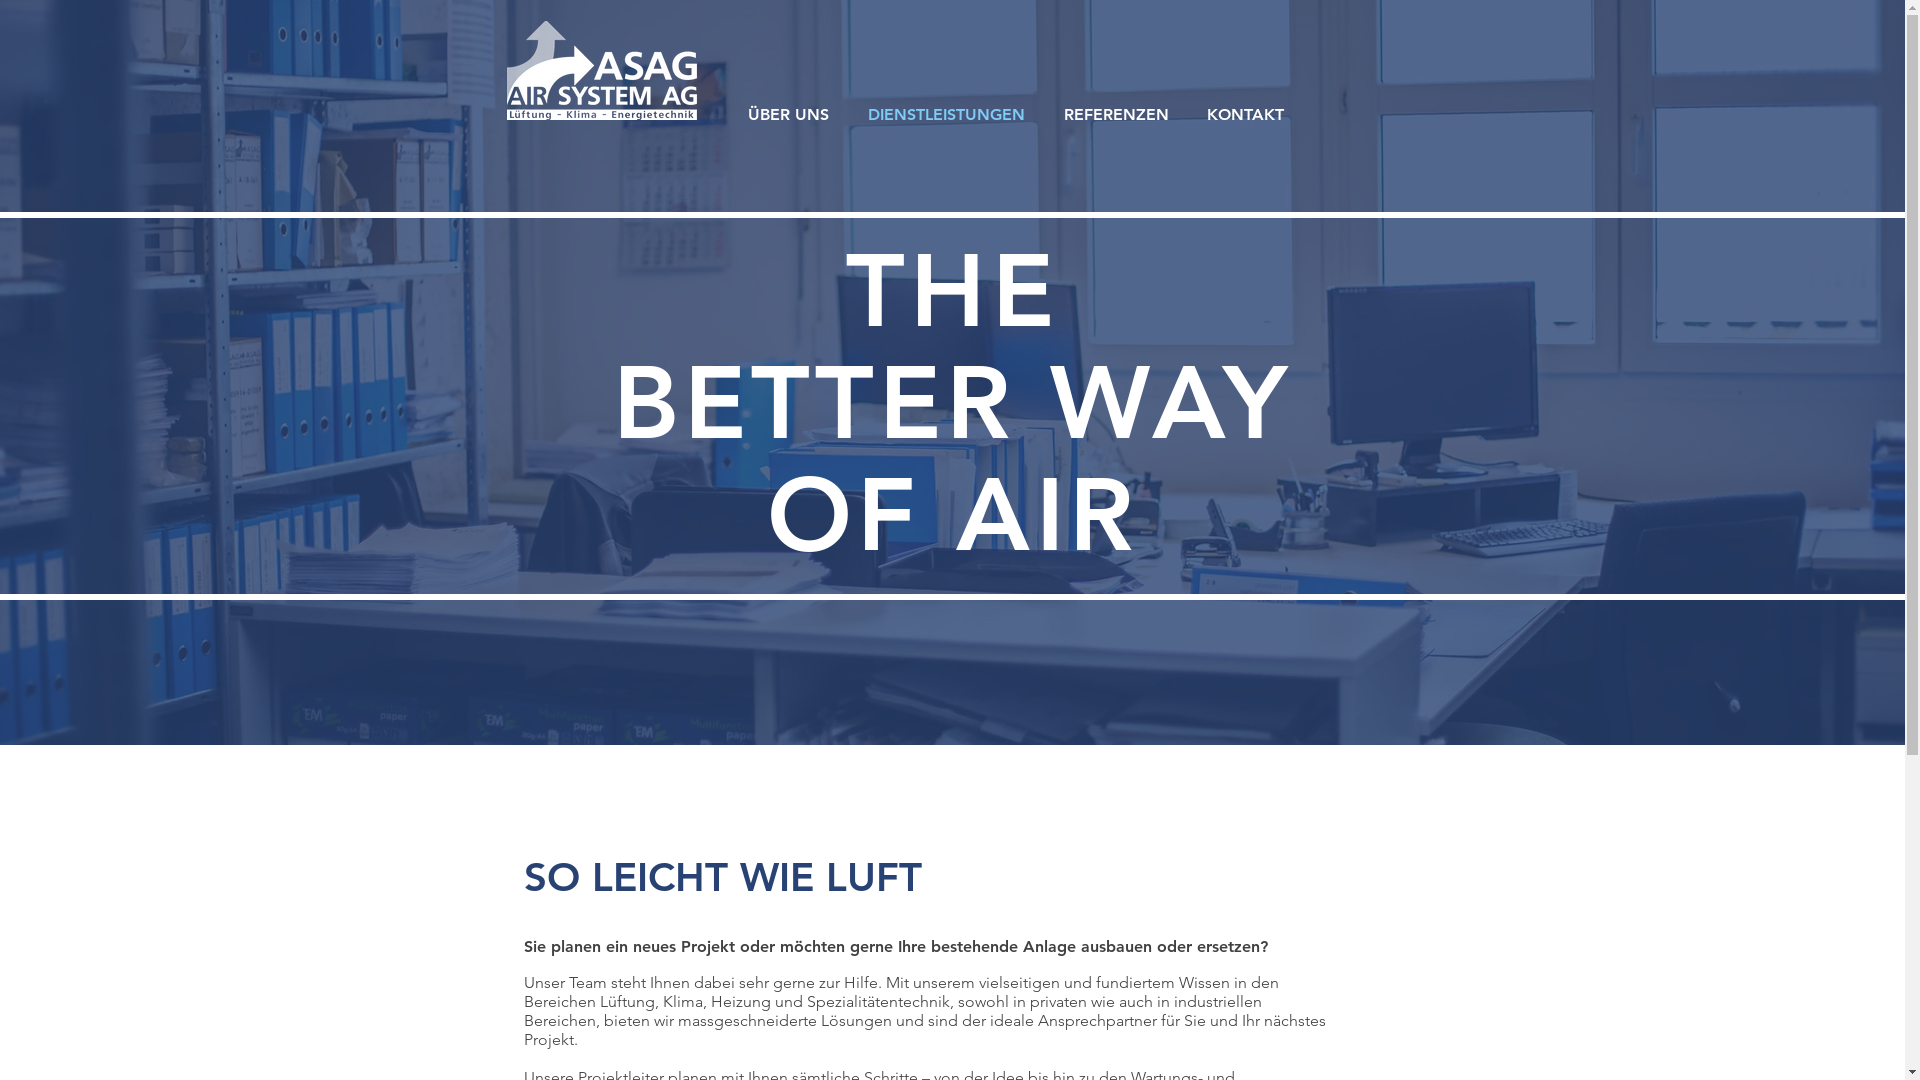 The width and height of the screenshot is (1920, 1080). Describe the element at coordinates (1244, 115) in the screenshot. I see `'KONTAKT'` at that location.